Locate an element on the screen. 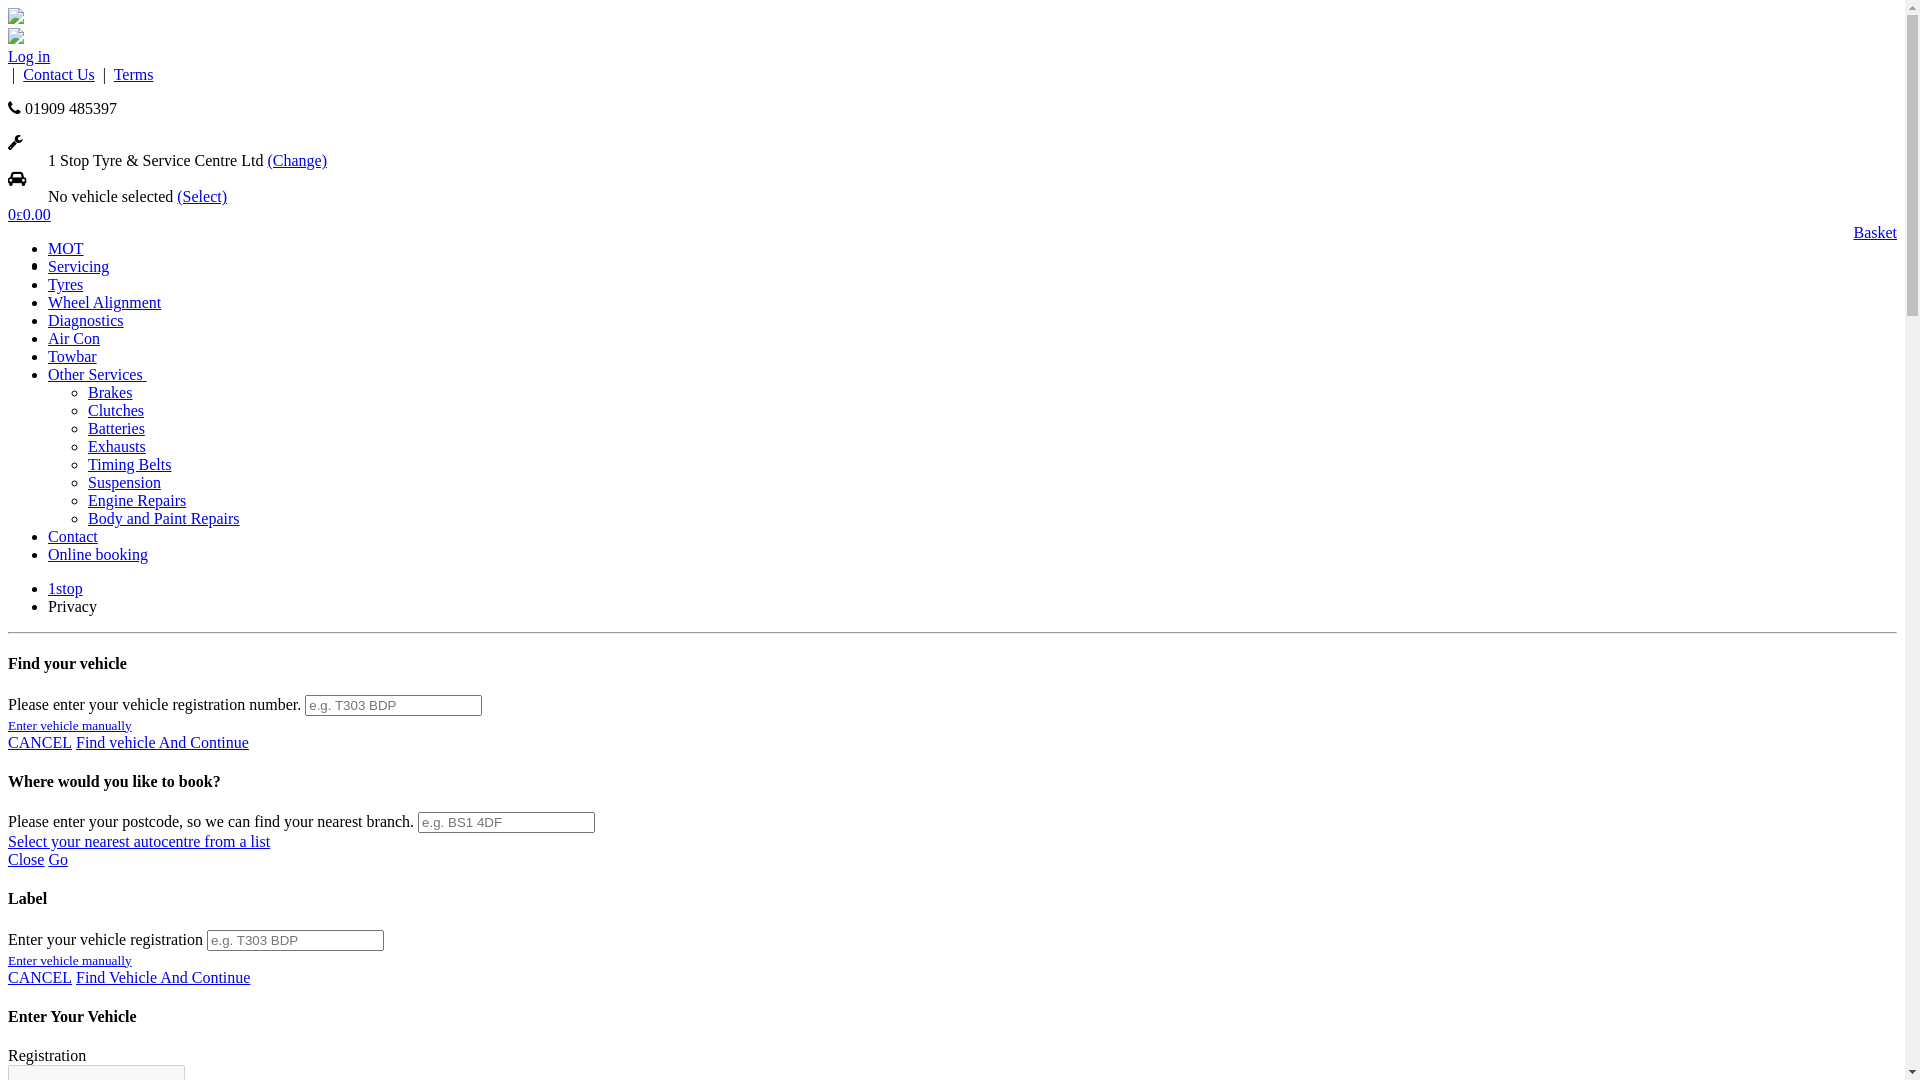 The image size is (1920, 1080). 'Batteries' is located at coordinates (115, 427).